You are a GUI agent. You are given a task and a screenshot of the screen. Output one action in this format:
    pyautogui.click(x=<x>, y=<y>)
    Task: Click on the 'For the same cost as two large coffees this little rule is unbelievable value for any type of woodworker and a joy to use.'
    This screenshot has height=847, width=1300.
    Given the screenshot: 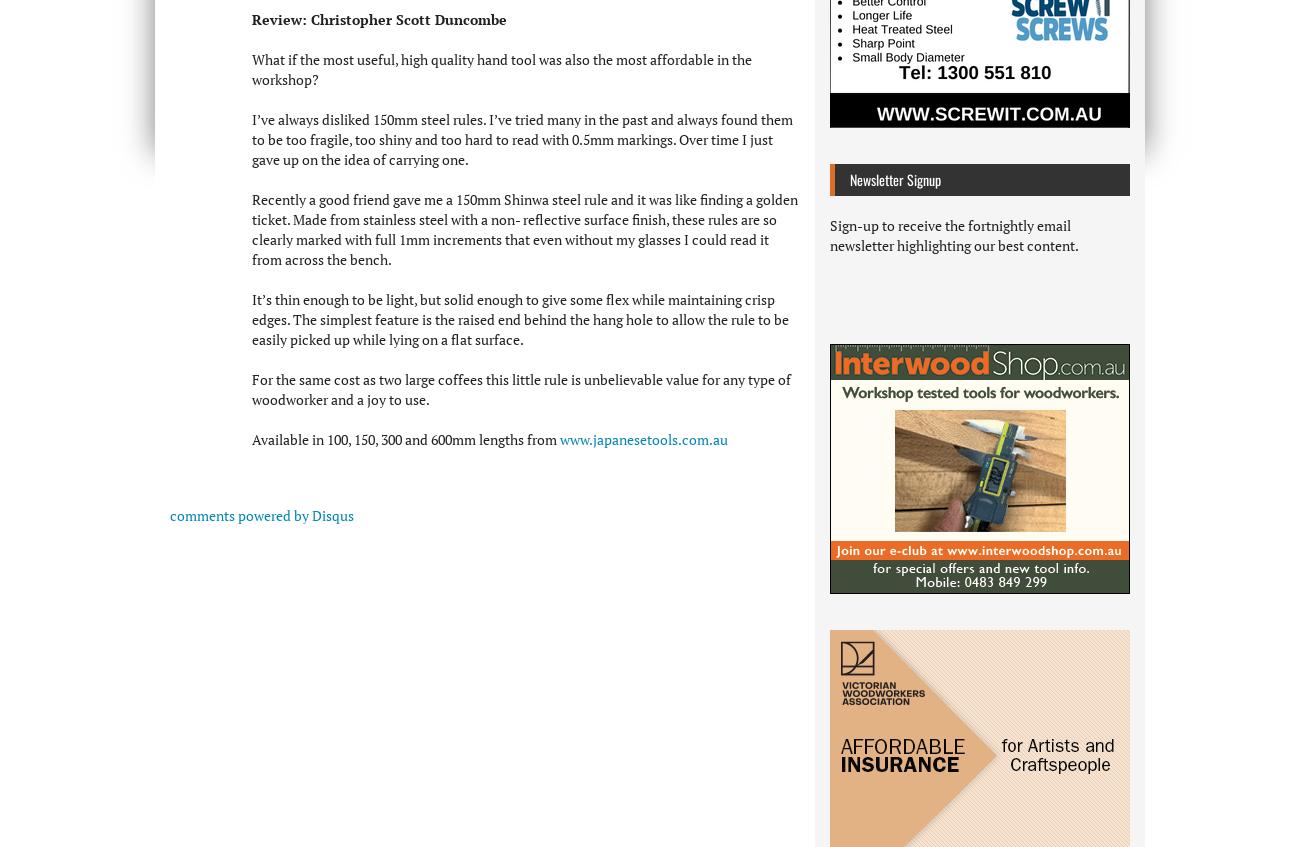 What is the action you would take?
    pyautogui.click(x=521, y=387)
    